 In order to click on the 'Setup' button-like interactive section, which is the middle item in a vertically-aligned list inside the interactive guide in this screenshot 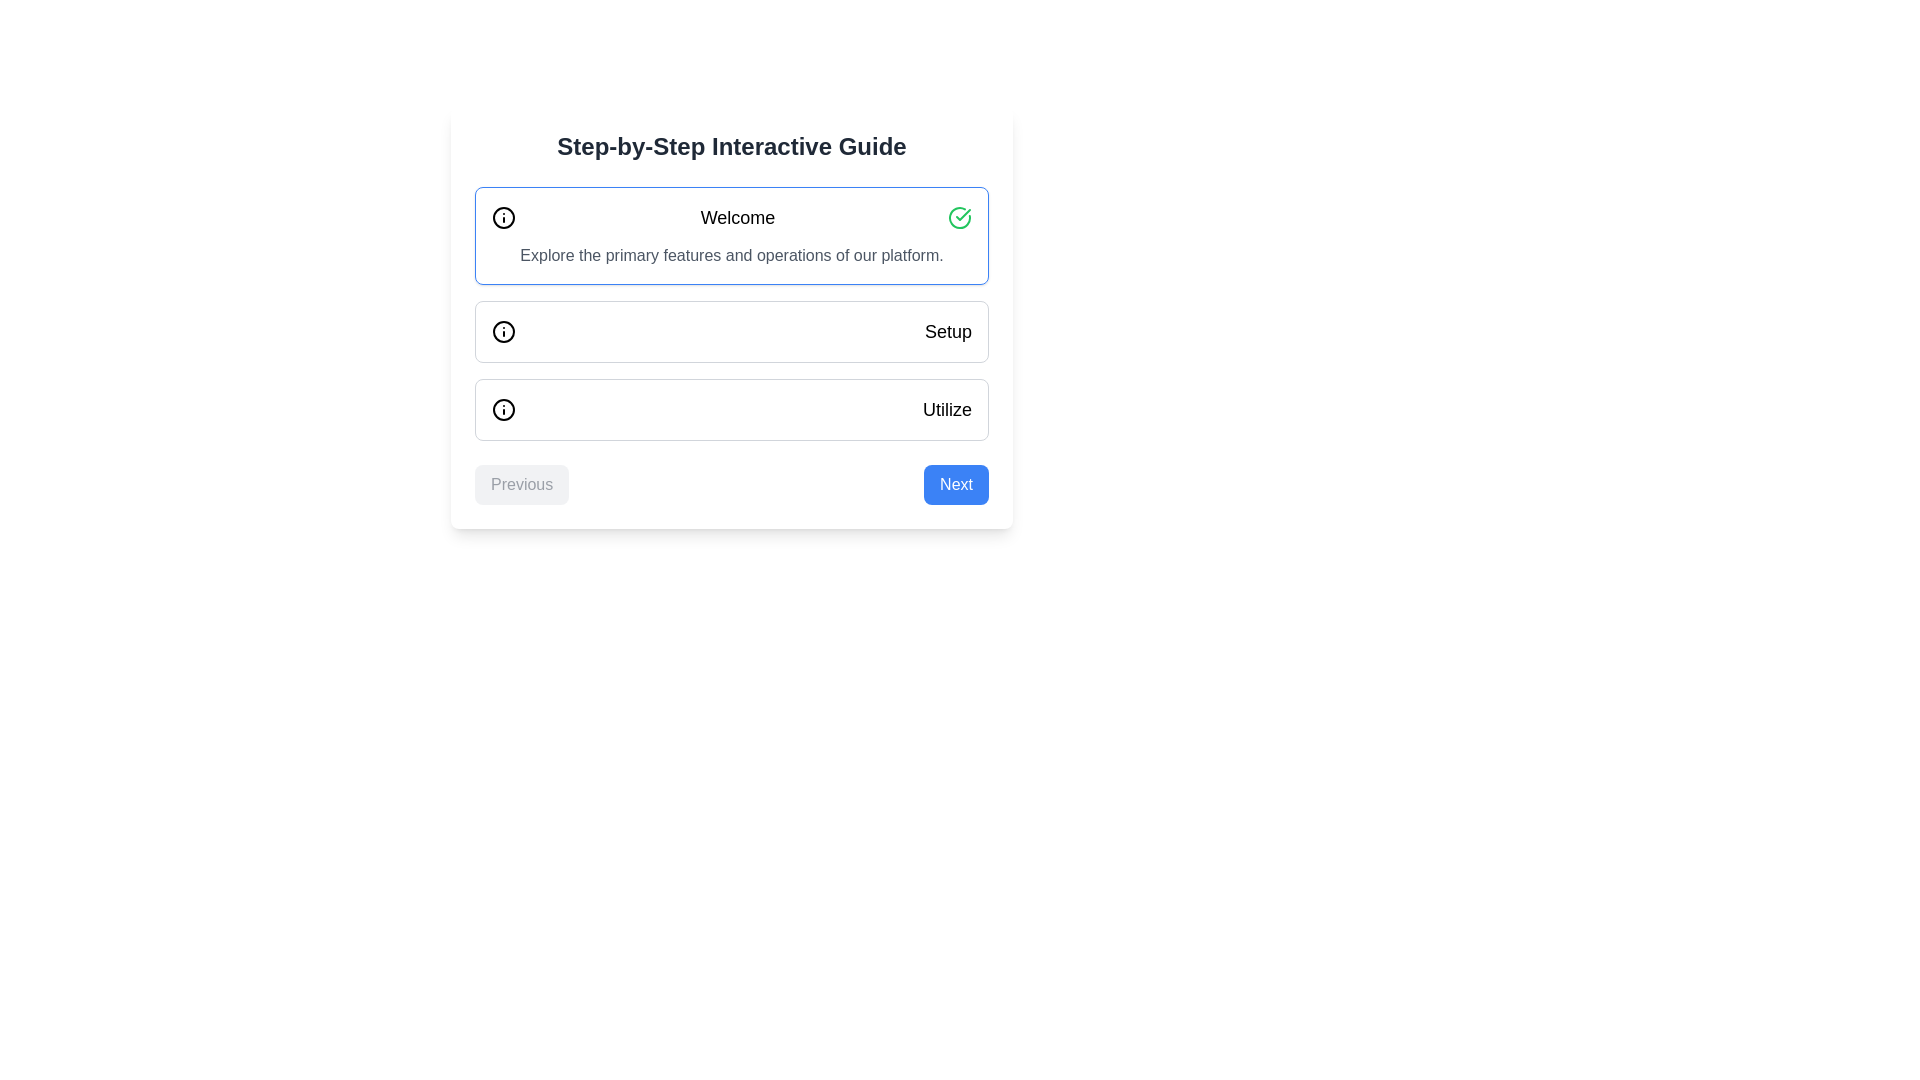, I will do `click(730, 330)`.